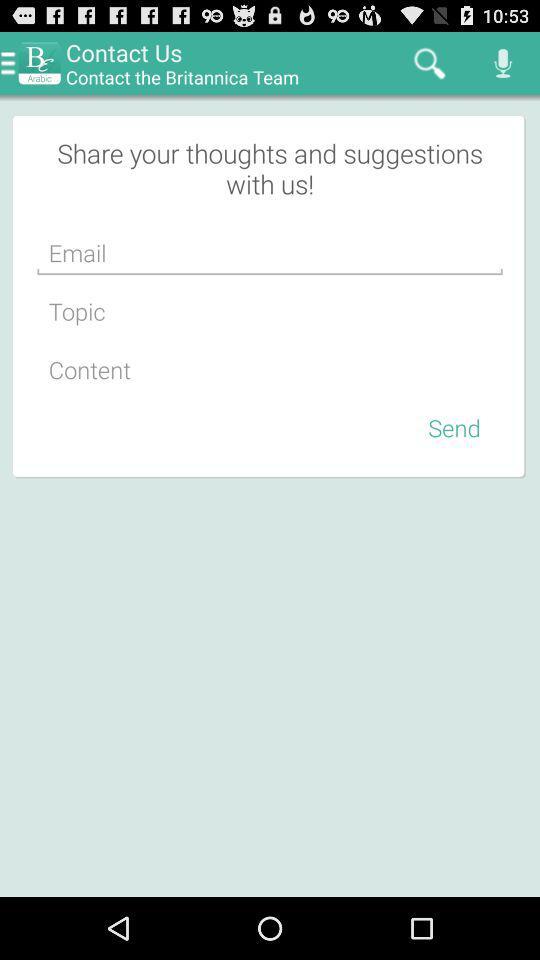 The image size is (540, 960). Describe the element at coordinates (270, 369) in the screenshot. I see `box for entering content` at that location.